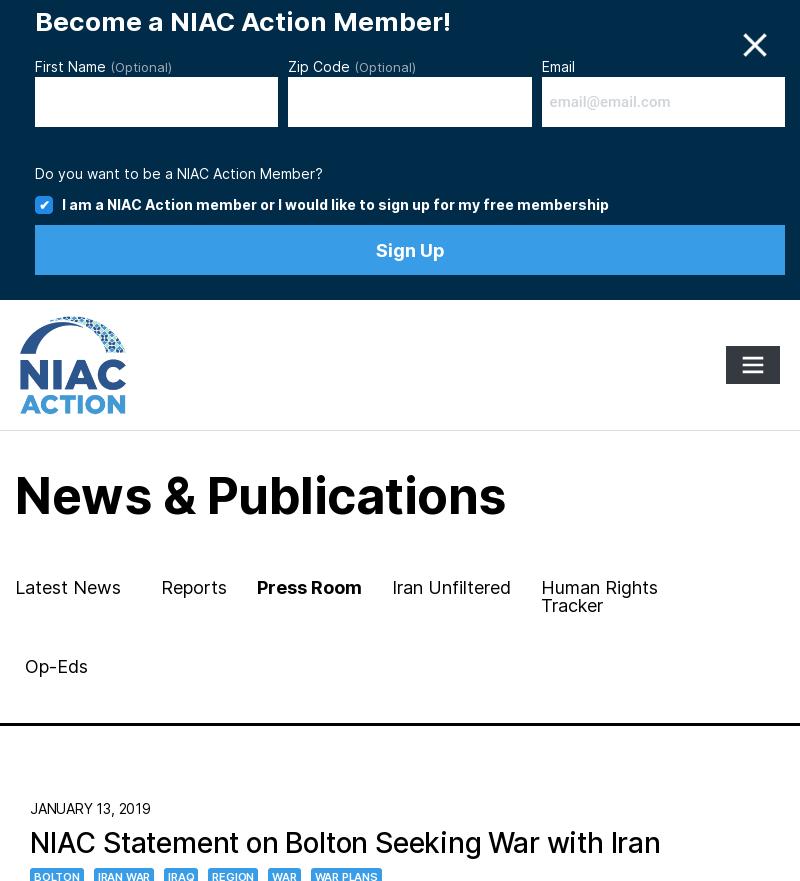 The width and height of the screenshot is (800, 881). I want to click on 'Iran Unfiltered', so click(450, 587).